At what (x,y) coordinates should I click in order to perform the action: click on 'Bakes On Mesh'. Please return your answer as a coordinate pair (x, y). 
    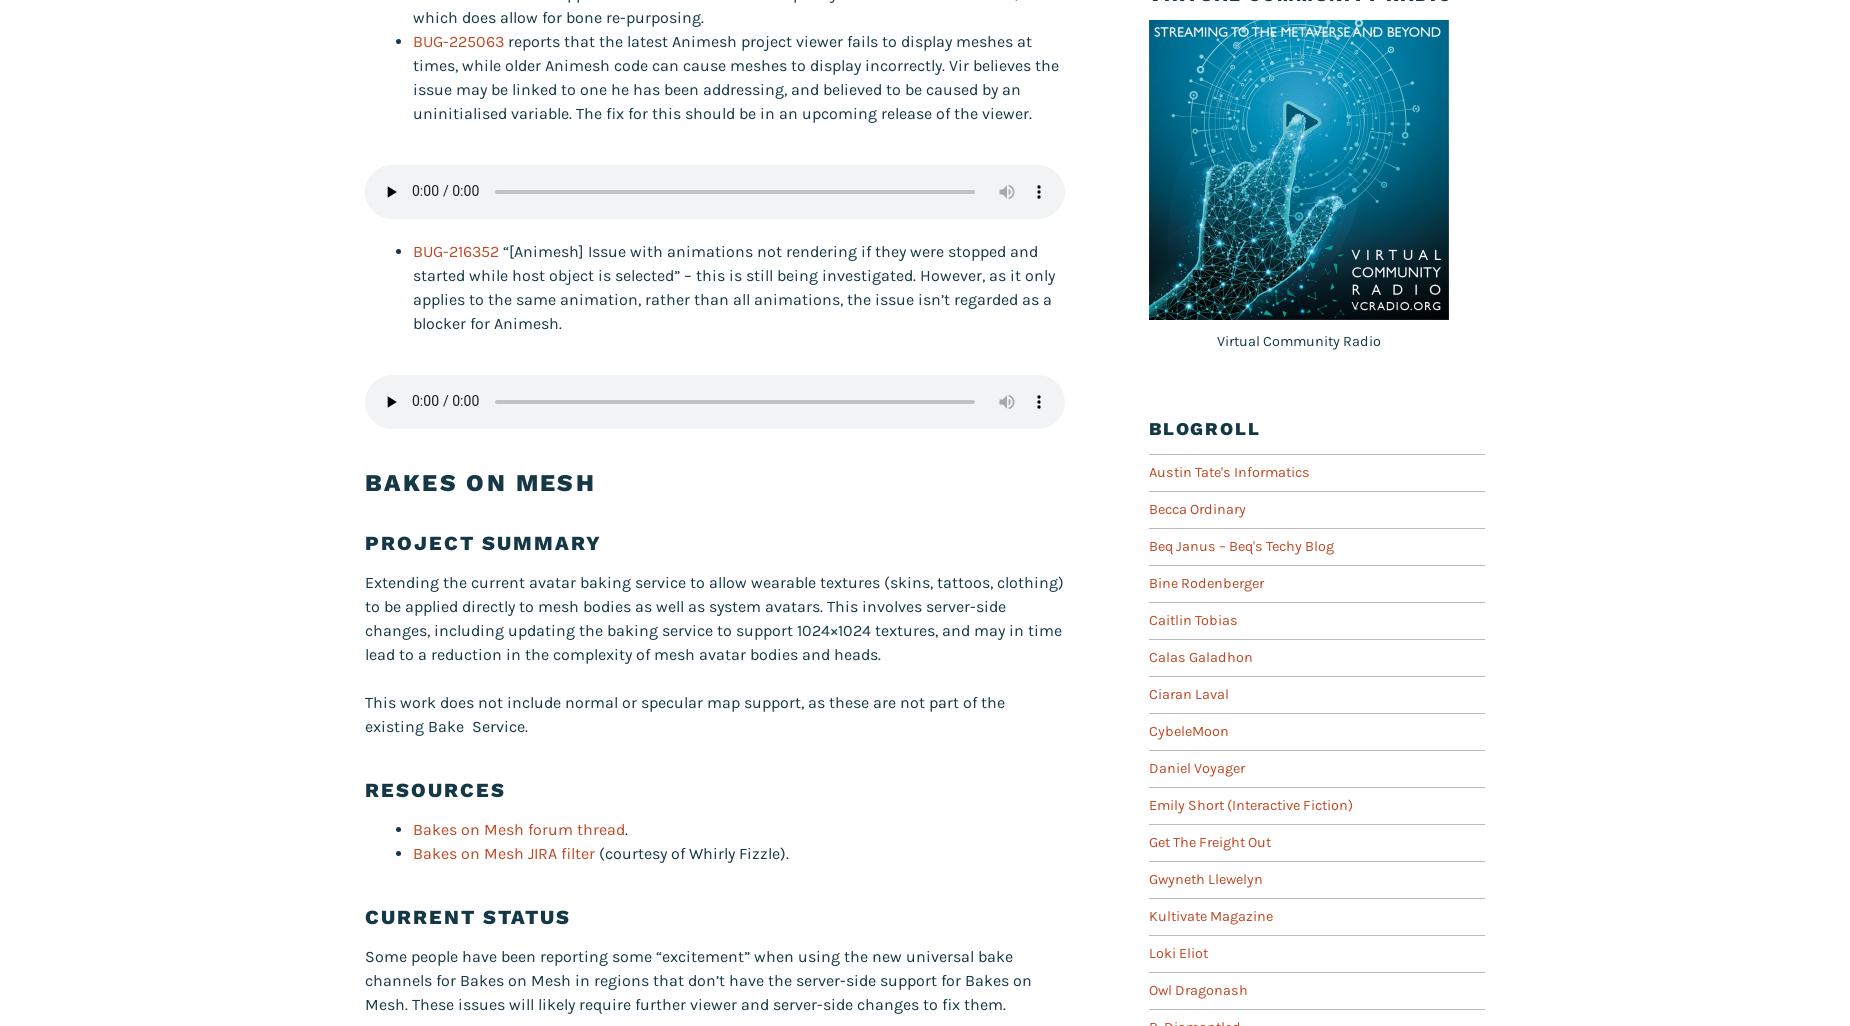
    Looking at the image, I should click on (480, 482).